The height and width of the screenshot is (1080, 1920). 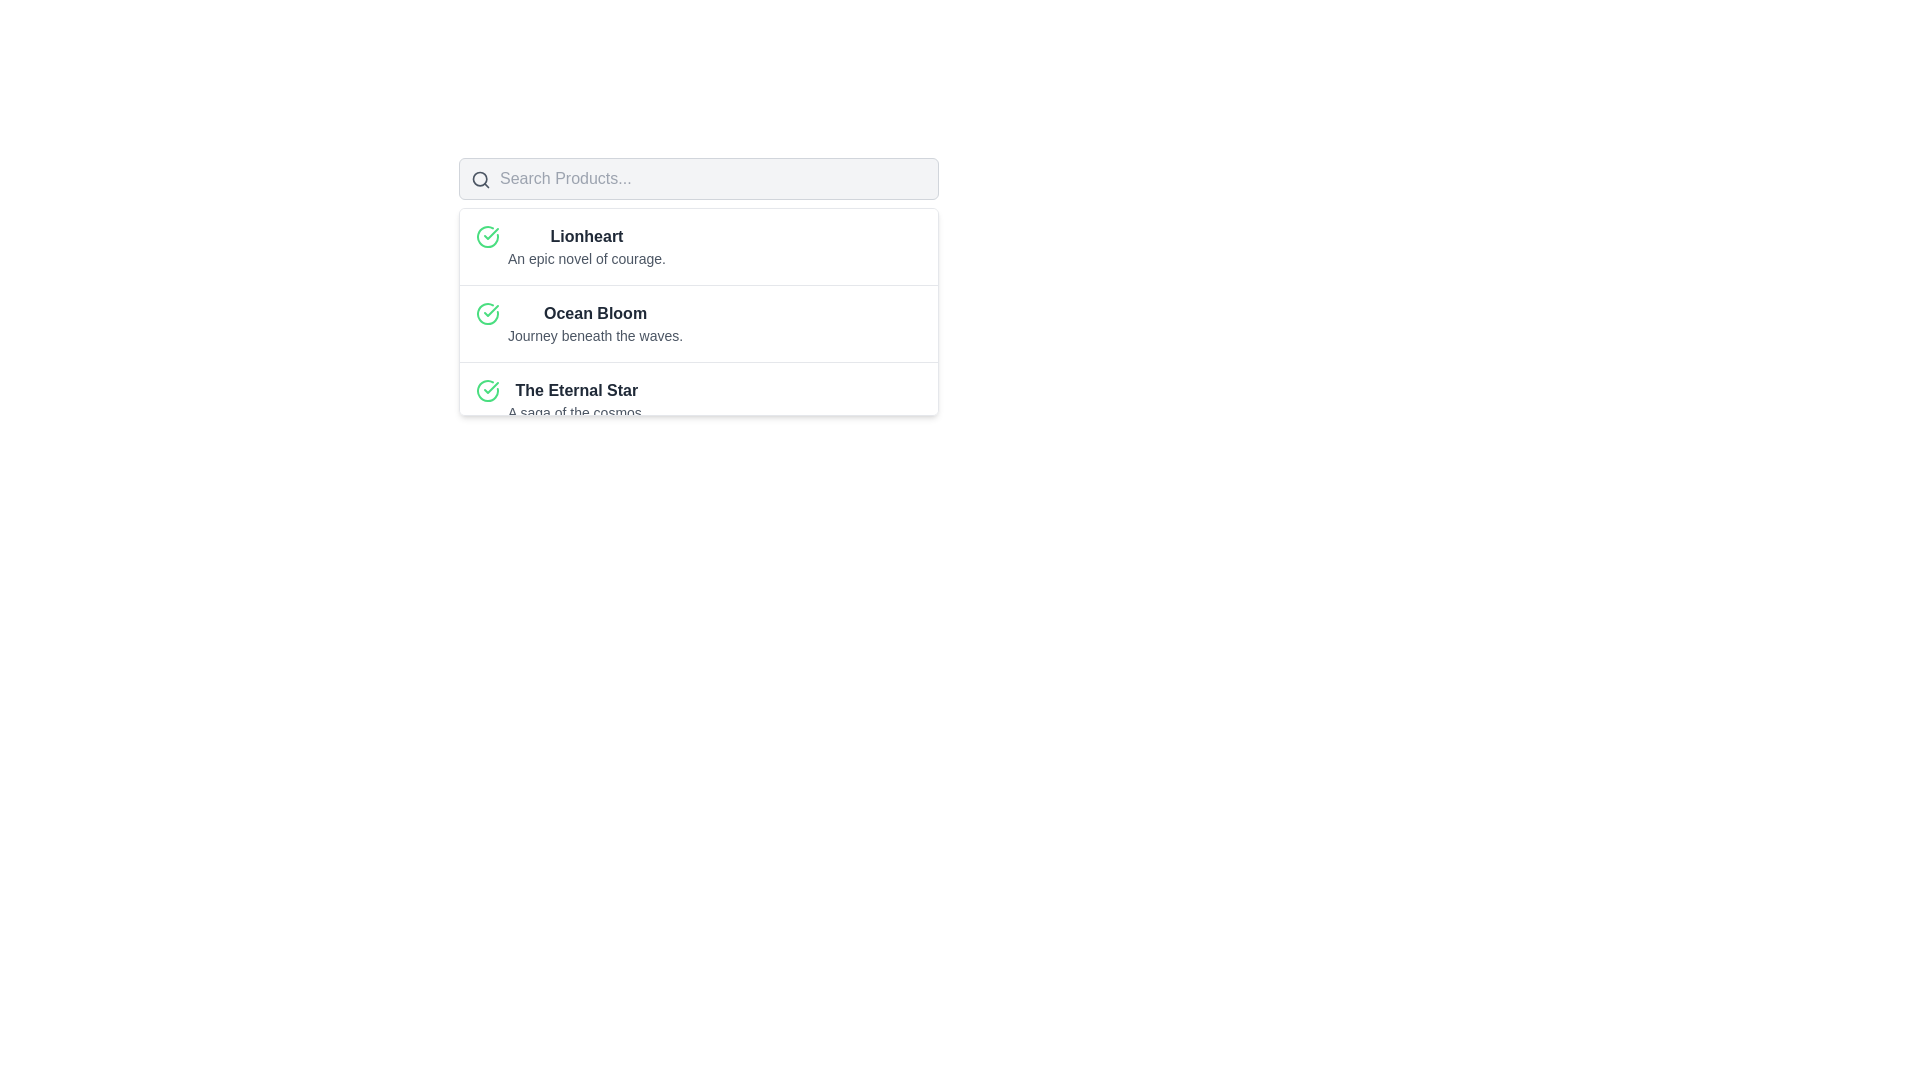 I want to click on the static text label that serves as the title of the third item in the list to possibly trigger a tooltip or visual highlight, so click(x=575, y=390).